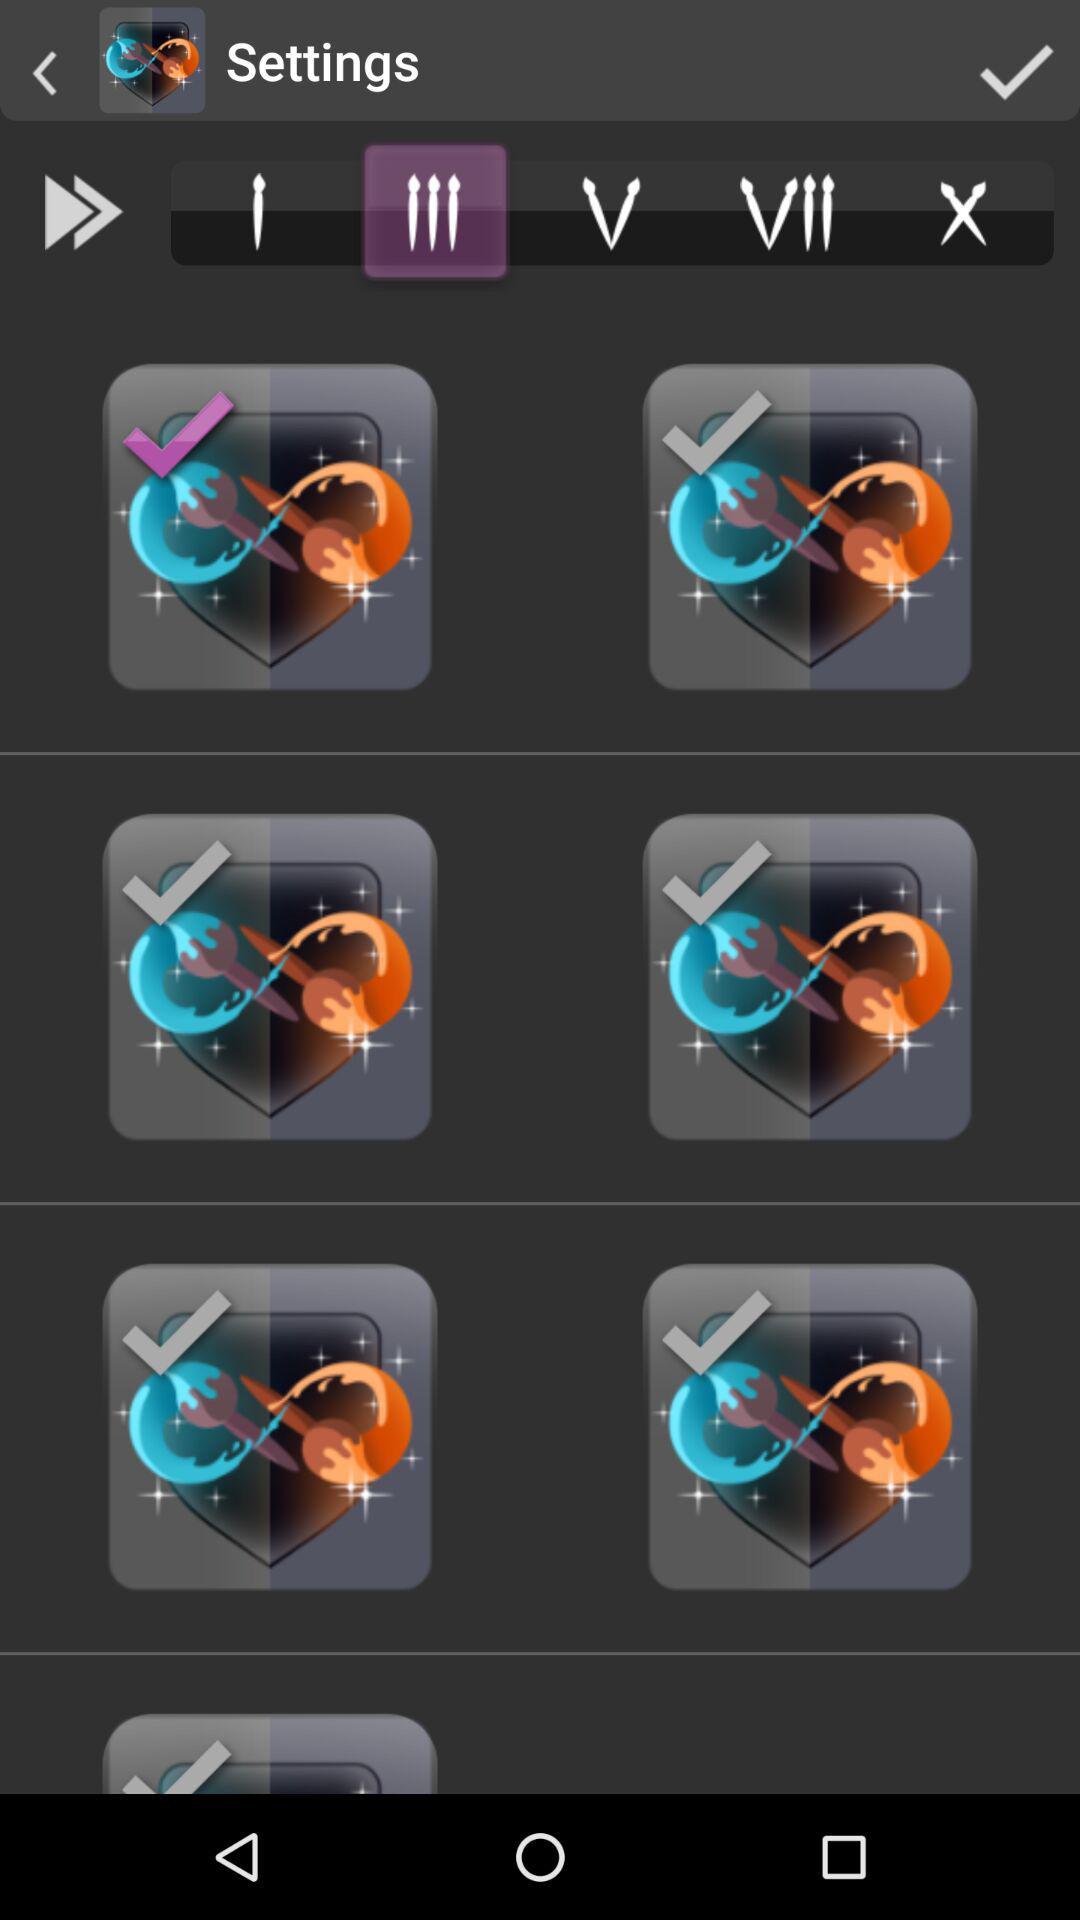 This screenshot has height=1920, width=1080. Describe the element at coordinates (434, 212) in the screenshot. I see `the item below the settings app` at that location.